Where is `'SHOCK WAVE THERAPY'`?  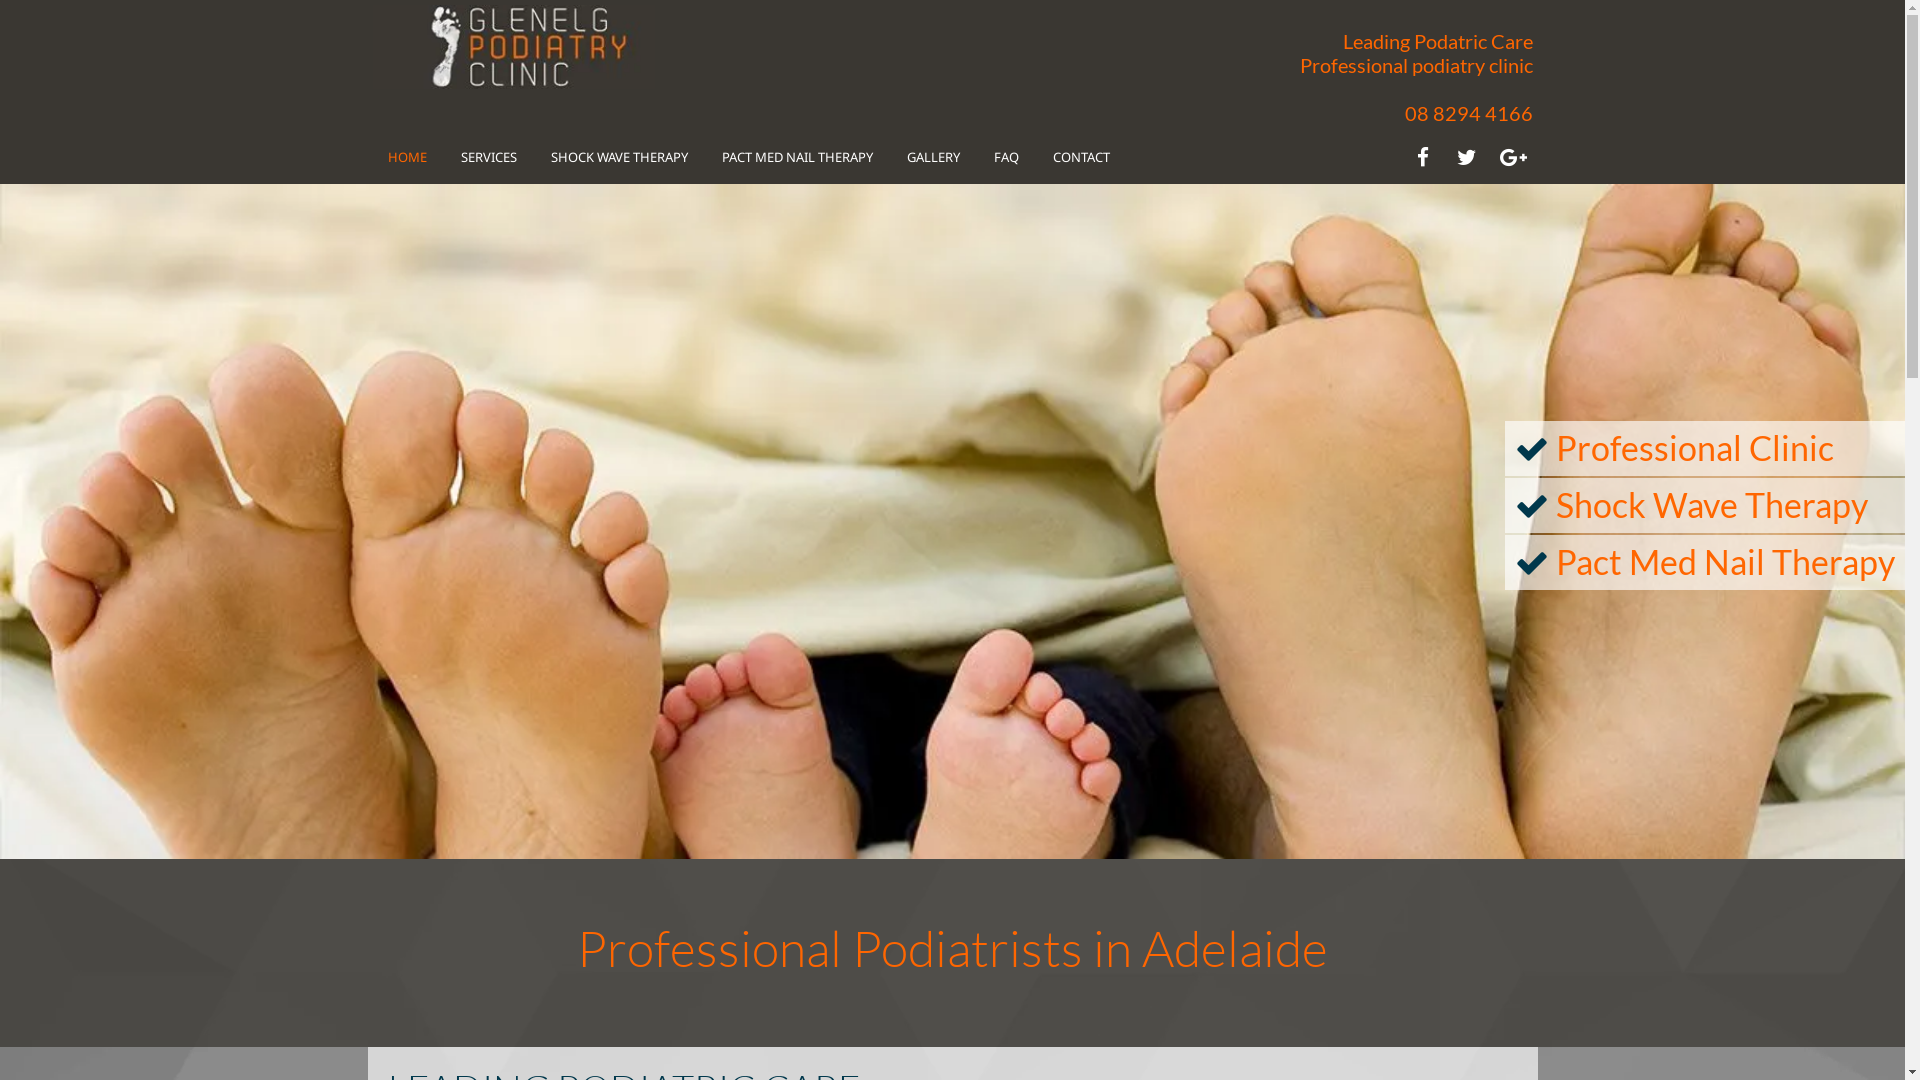
'SHOCK WAVE THERAPY' is located at coordinates (550, 155).